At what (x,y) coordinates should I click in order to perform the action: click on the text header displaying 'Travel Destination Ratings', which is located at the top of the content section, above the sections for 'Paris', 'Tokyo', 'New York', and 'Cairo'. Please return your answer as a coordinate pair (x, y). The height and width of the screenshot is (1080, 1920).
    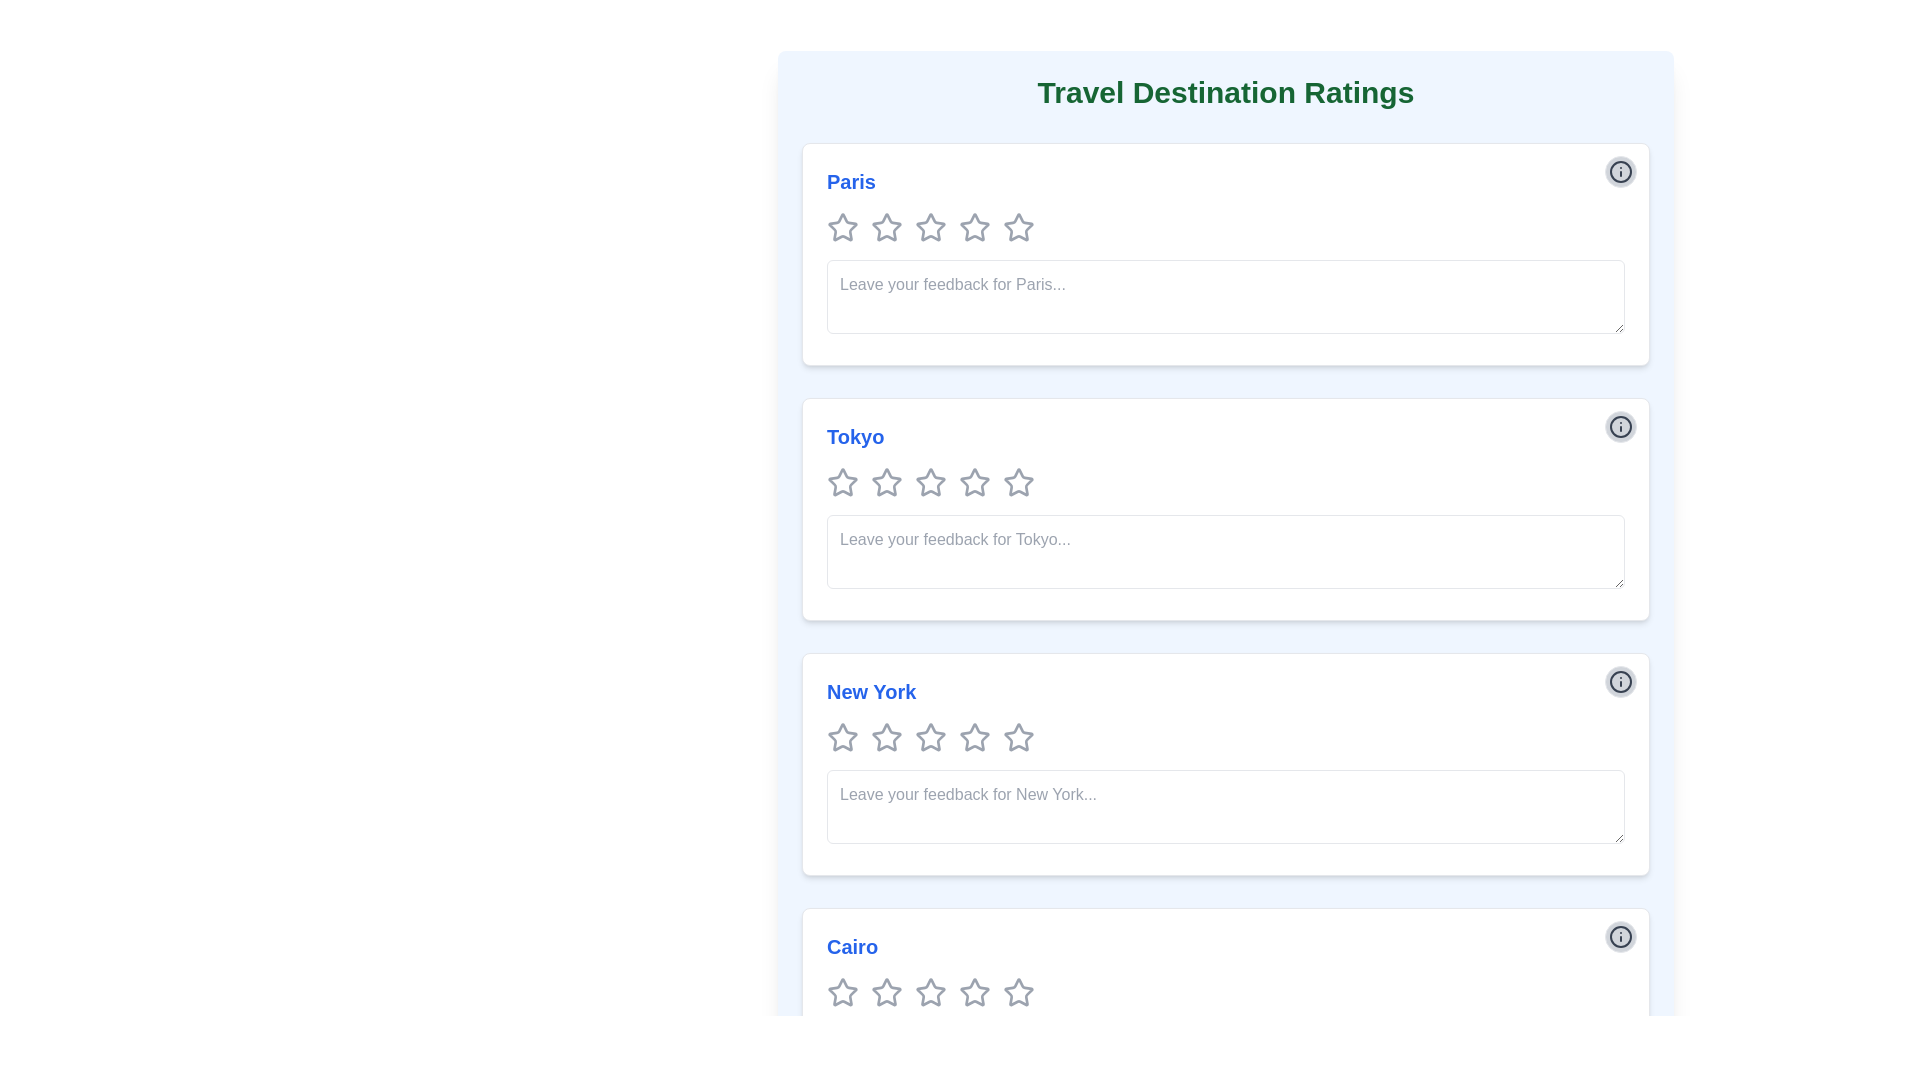
    Looking at the image, I should click on (1224, 92).